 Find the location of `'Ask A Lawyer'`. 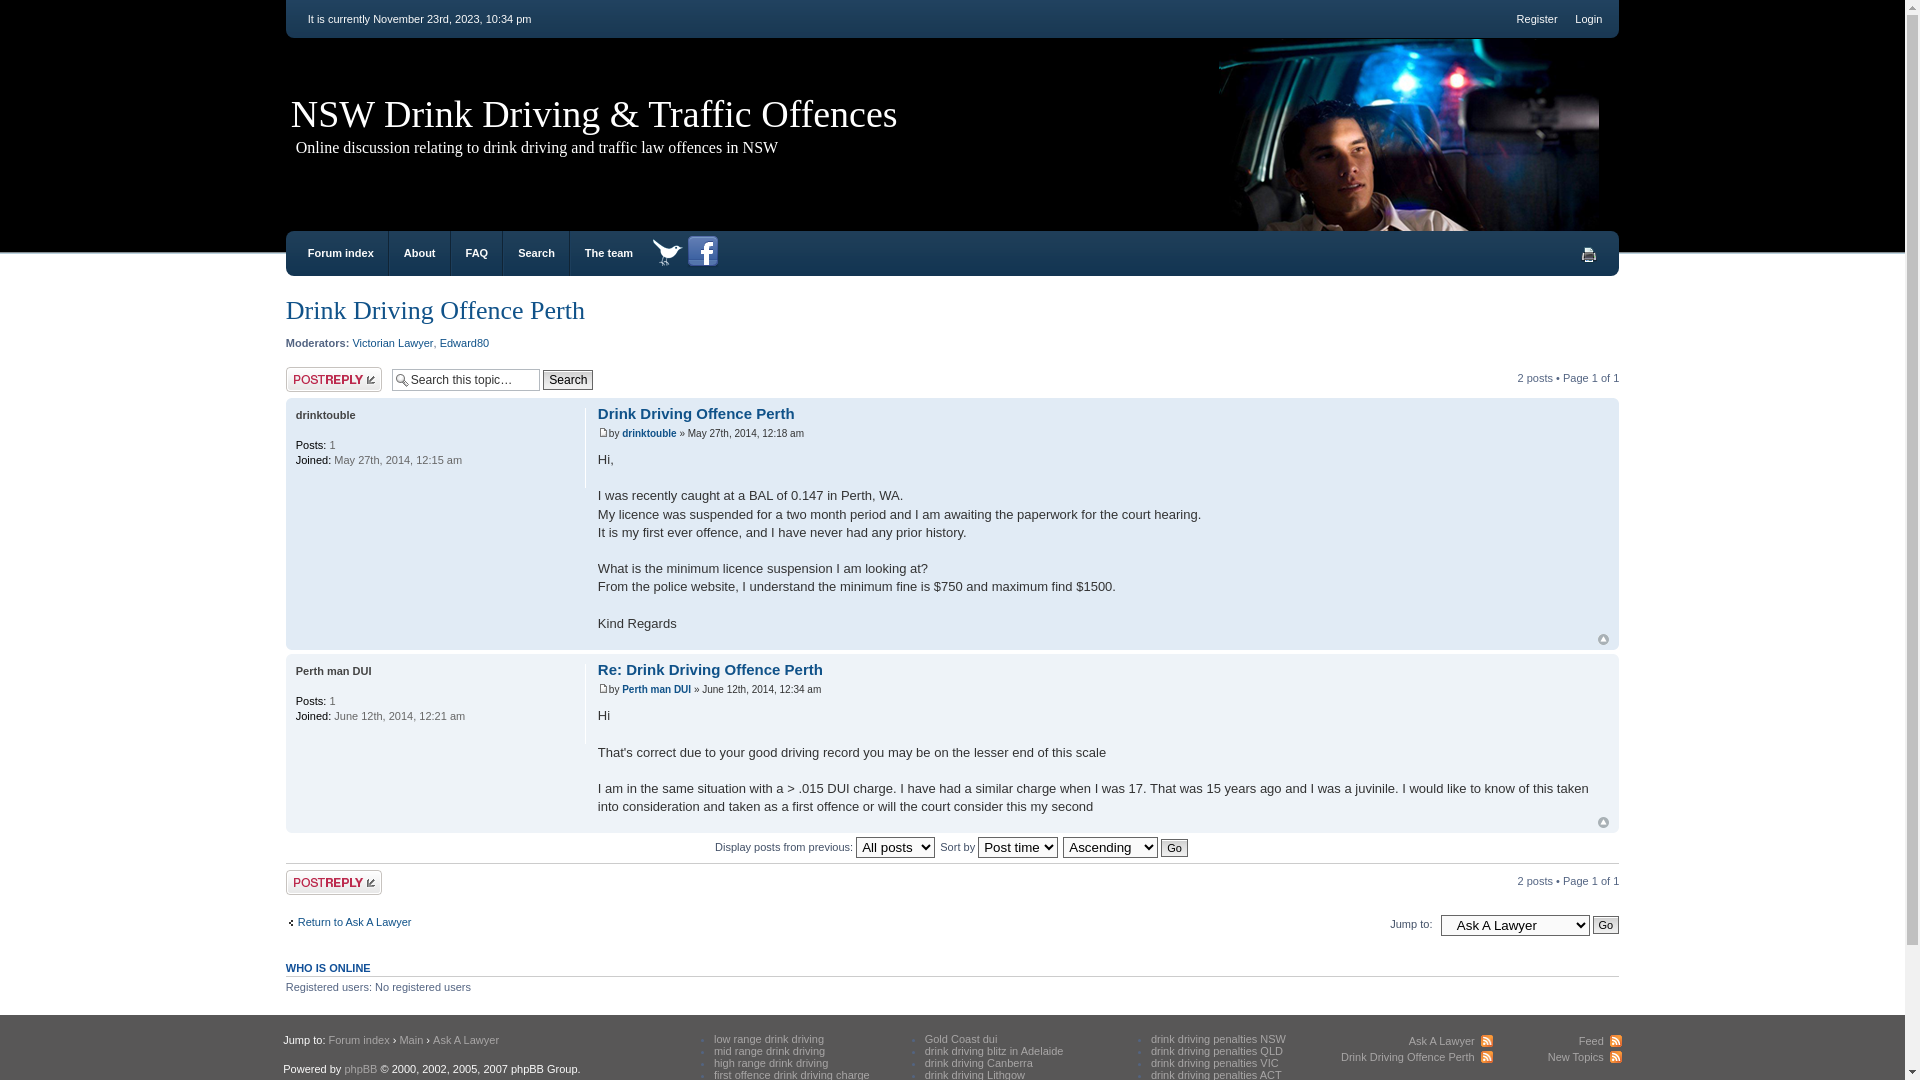

'Ask A Lawyer' is located at coordinates (1450, 1040).